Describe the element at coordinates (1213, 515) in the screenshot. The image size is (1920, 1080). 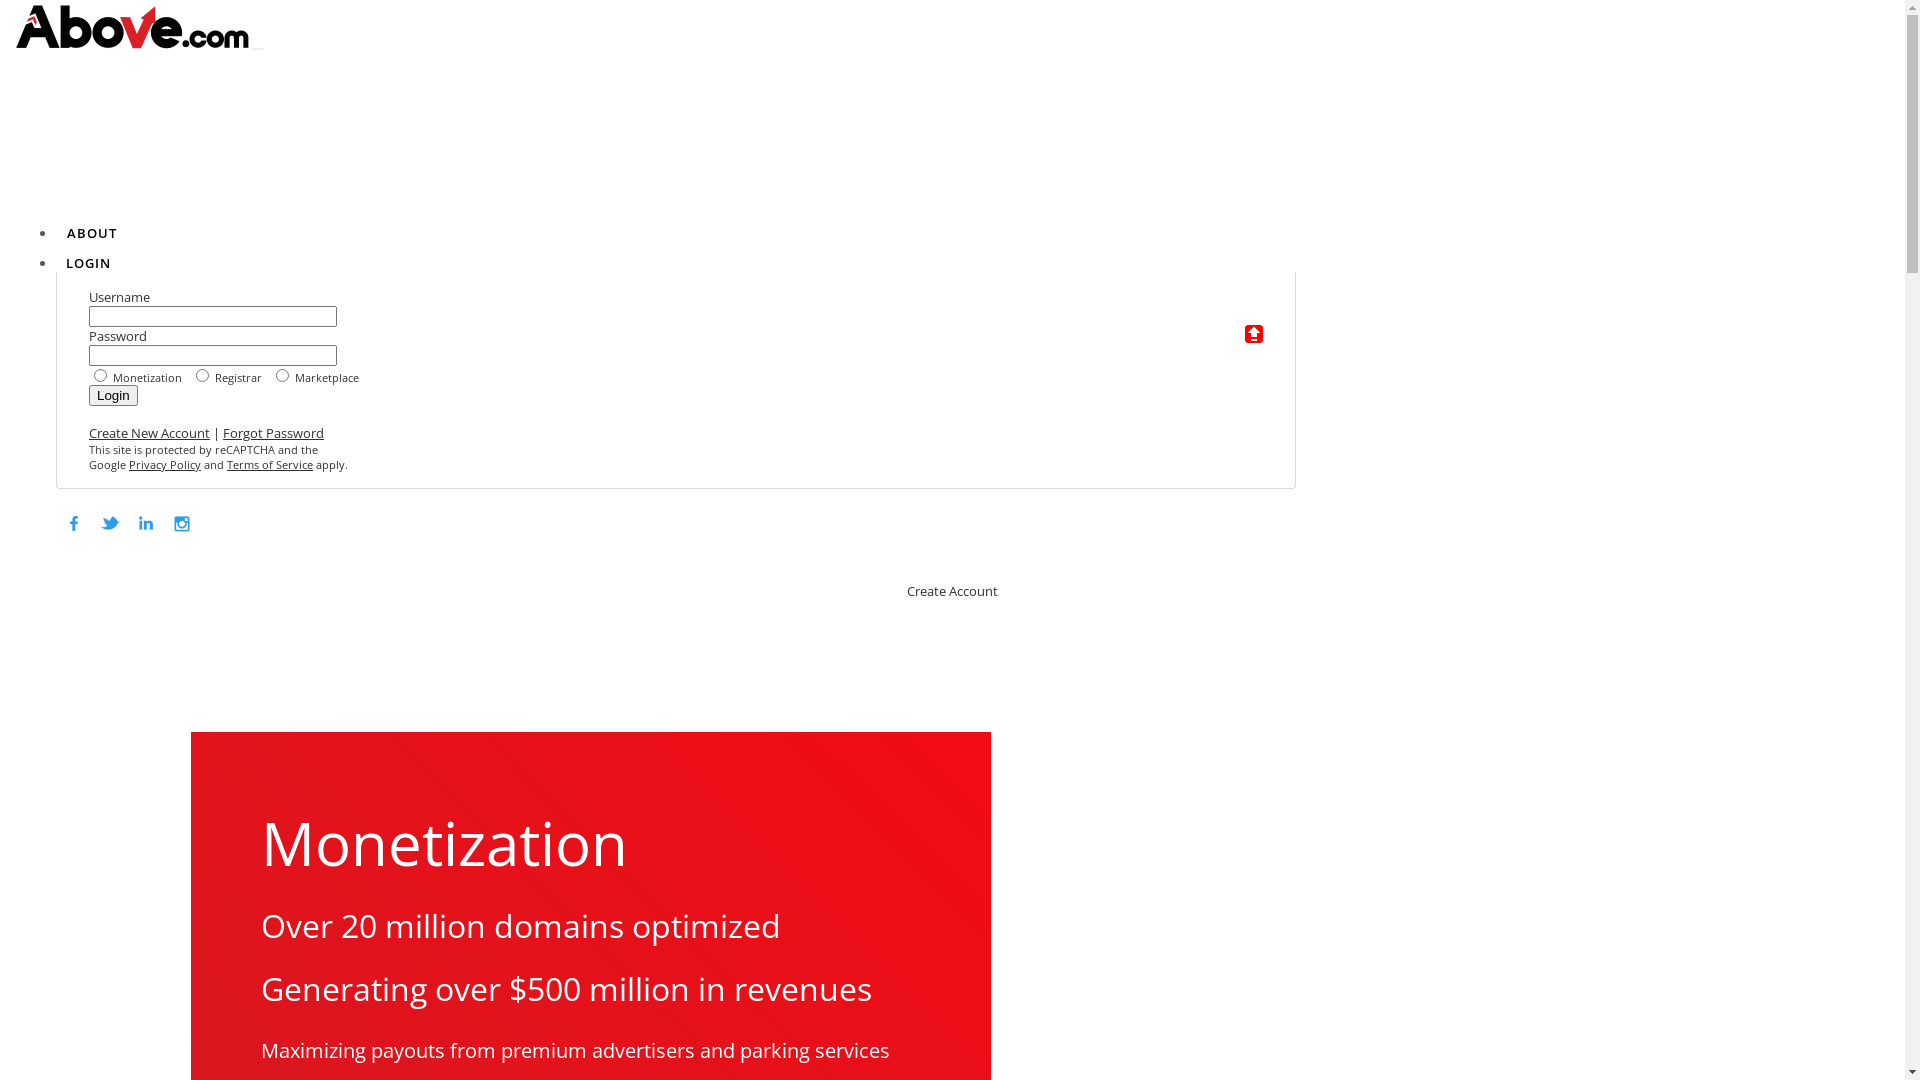
I see `'Registration'` at that location.